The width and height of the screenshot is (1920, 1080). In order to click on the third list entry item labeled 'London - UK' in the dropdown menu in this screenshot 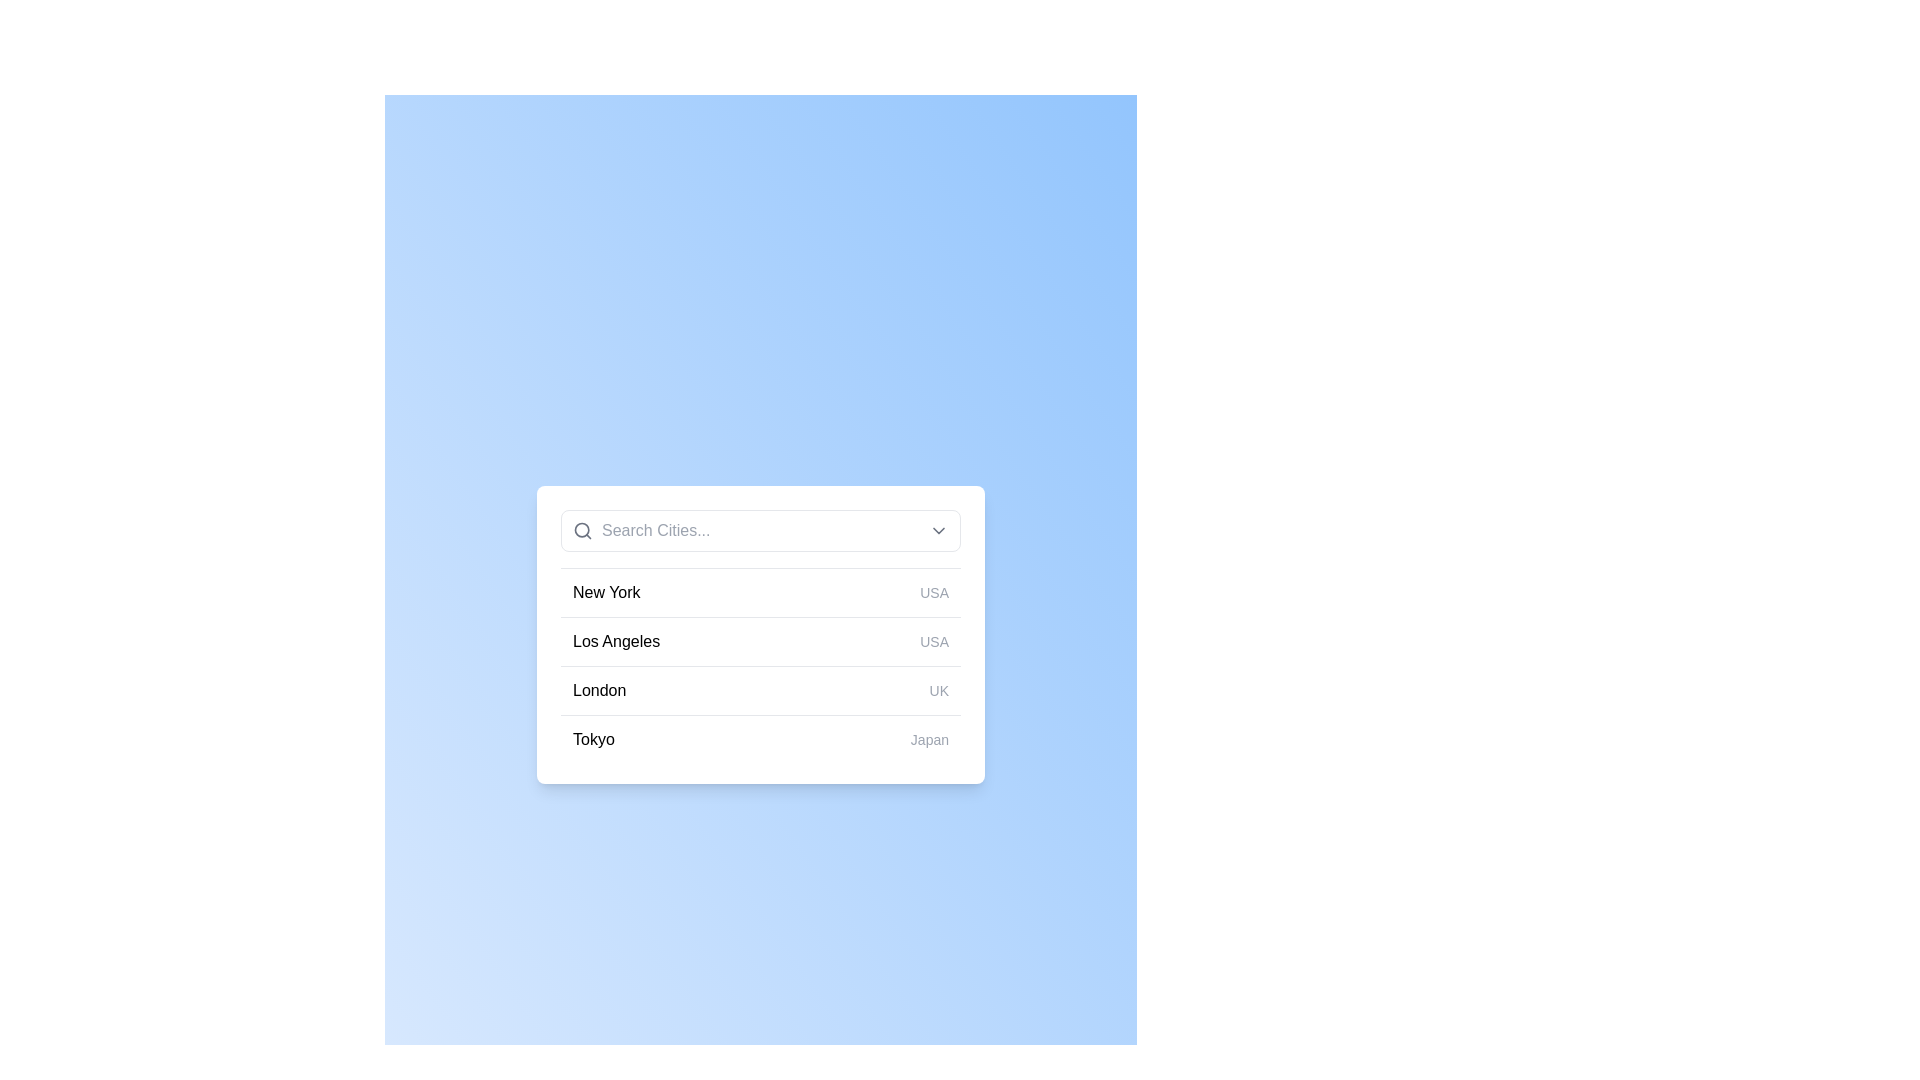, I will do `click(760, 689)`.